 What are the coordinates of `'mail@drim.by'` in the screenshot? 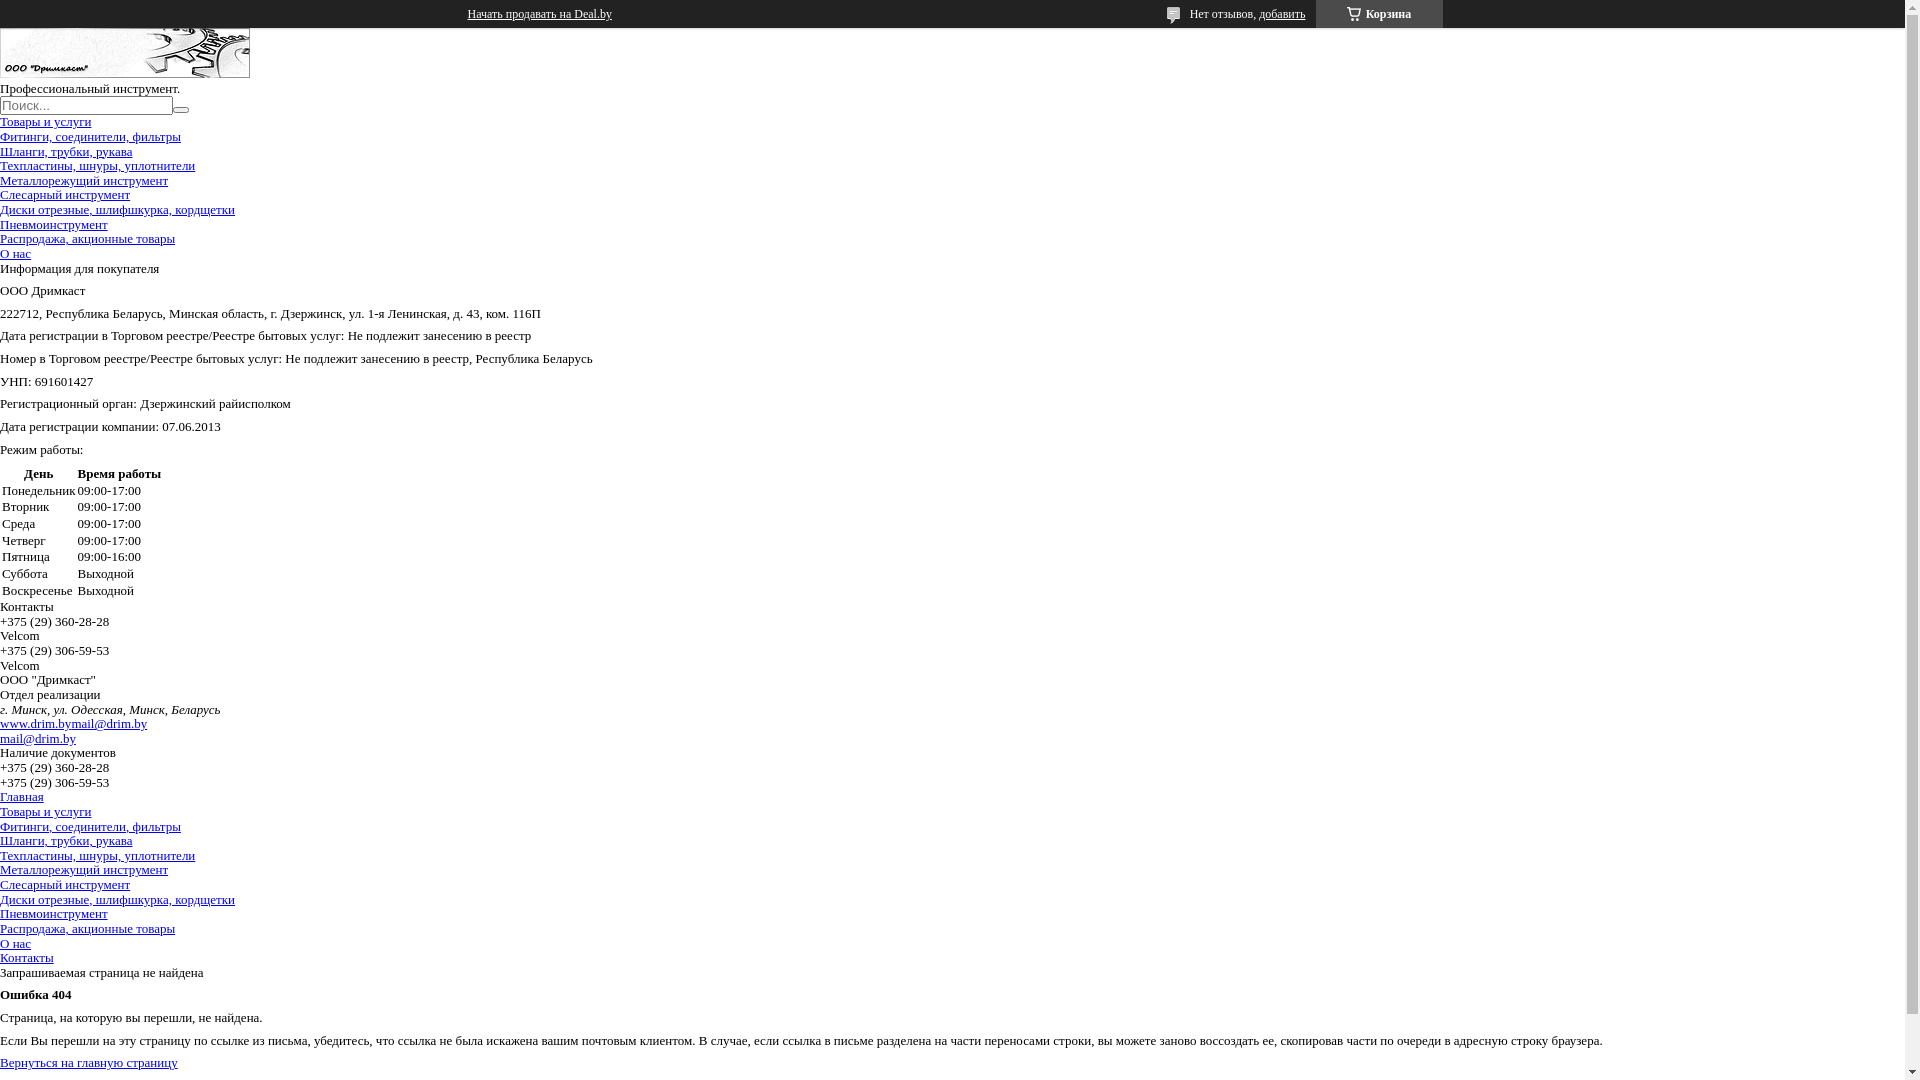 It's located at (38, 738).